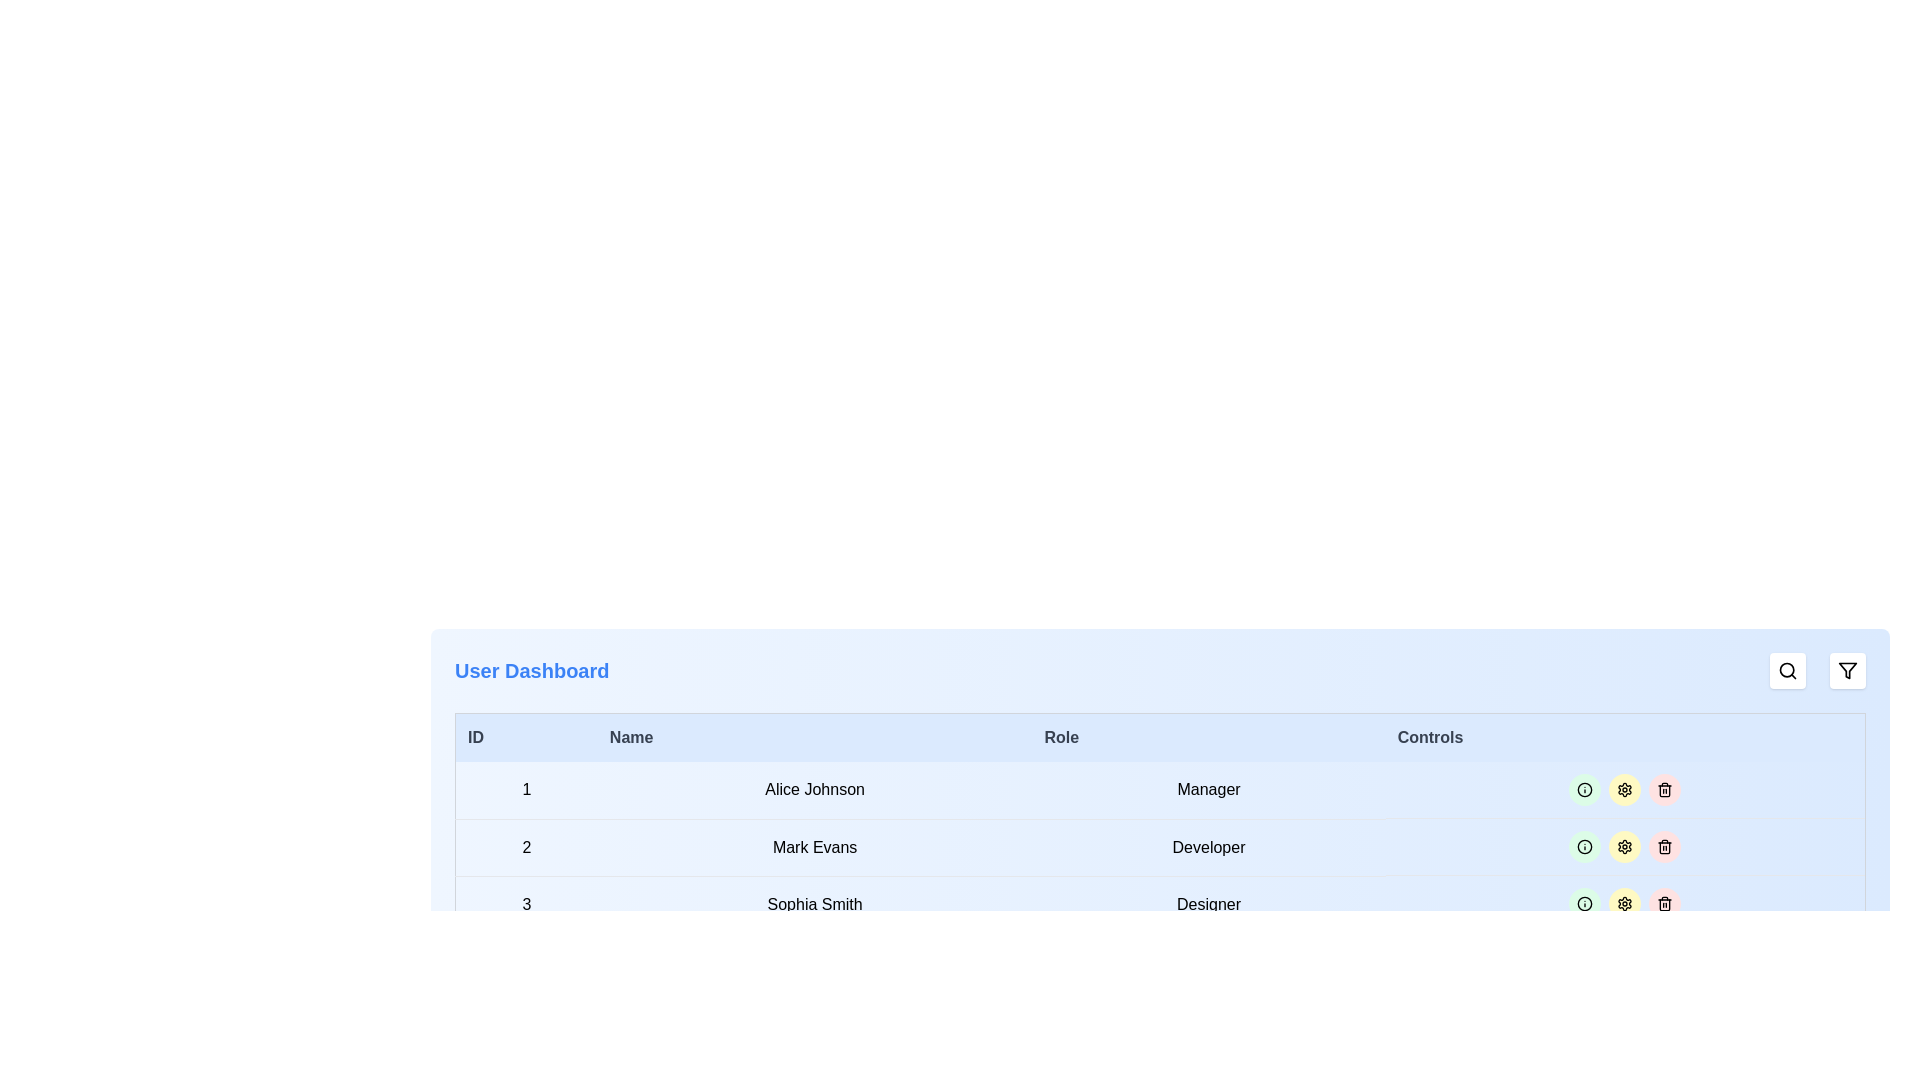 Image resolution: width=1920 pixels, height=1080 pixels. Describe the element at coordinates (815, 904) in the screenshot. I see `the label displaying the name associated with the third entry in the User Dashboard table located in the third row, second column under the Name column` at that location.